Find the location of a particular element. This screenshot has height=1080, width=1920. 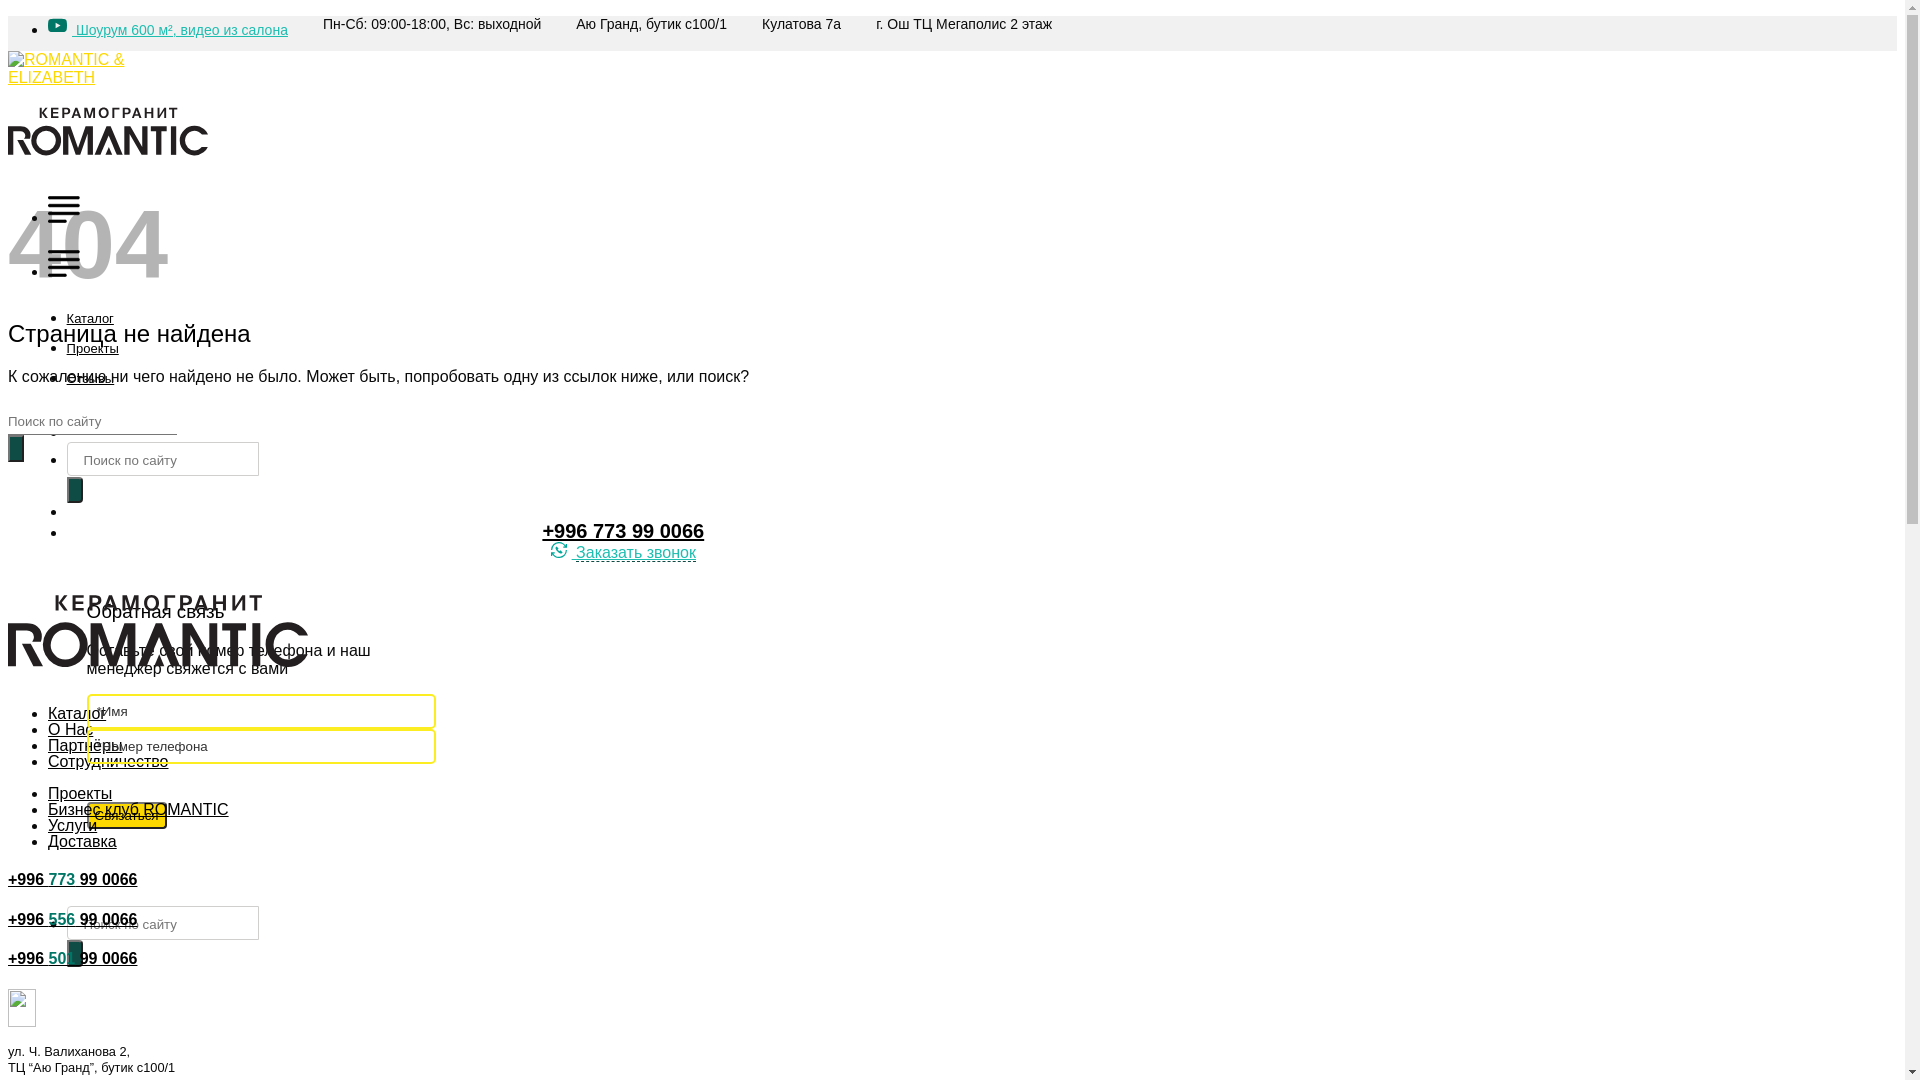

'Skip to content' is located at coordinates (7, 15).